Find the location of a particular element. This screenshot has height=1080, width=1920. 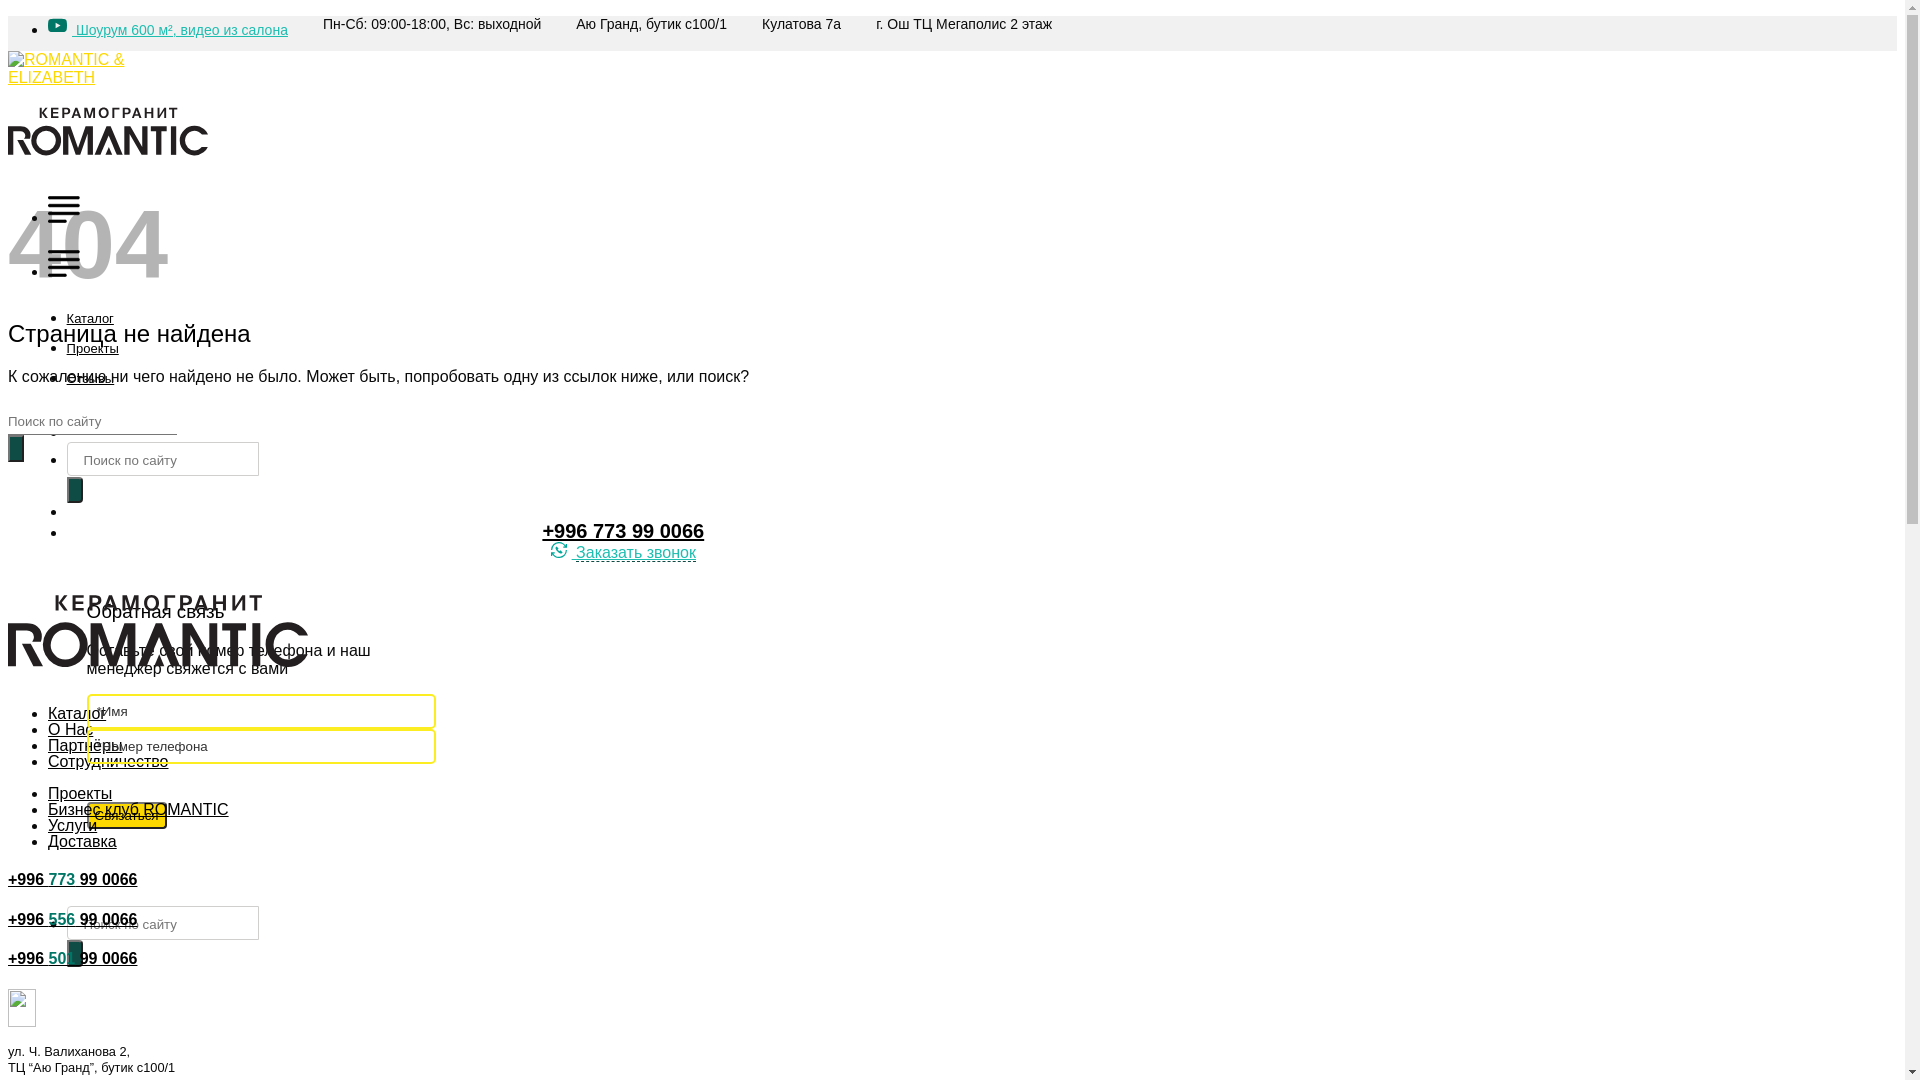

'Skip to content' is located at coordinates (7, 15).